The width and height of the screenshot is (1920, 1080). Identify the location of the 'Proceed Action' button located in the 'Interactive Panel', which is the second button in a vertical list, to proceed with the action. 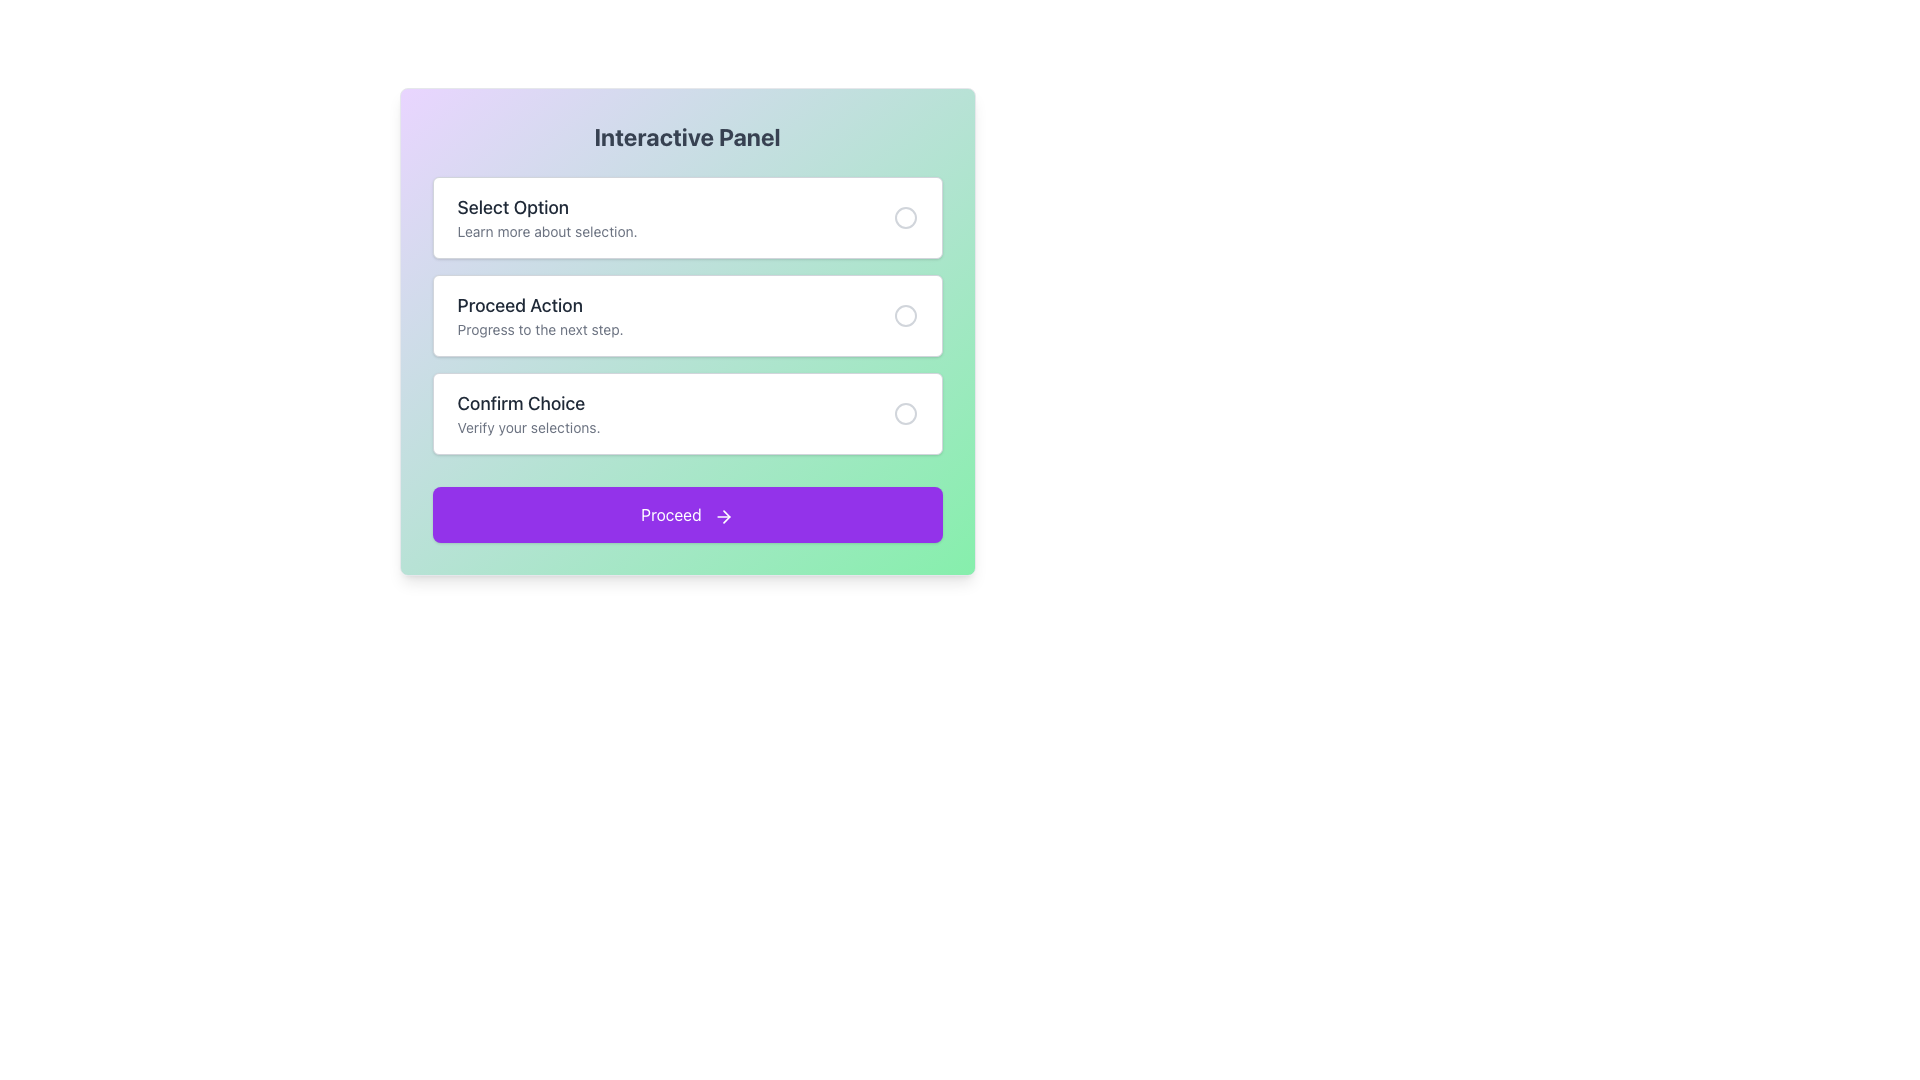
(687, 315).